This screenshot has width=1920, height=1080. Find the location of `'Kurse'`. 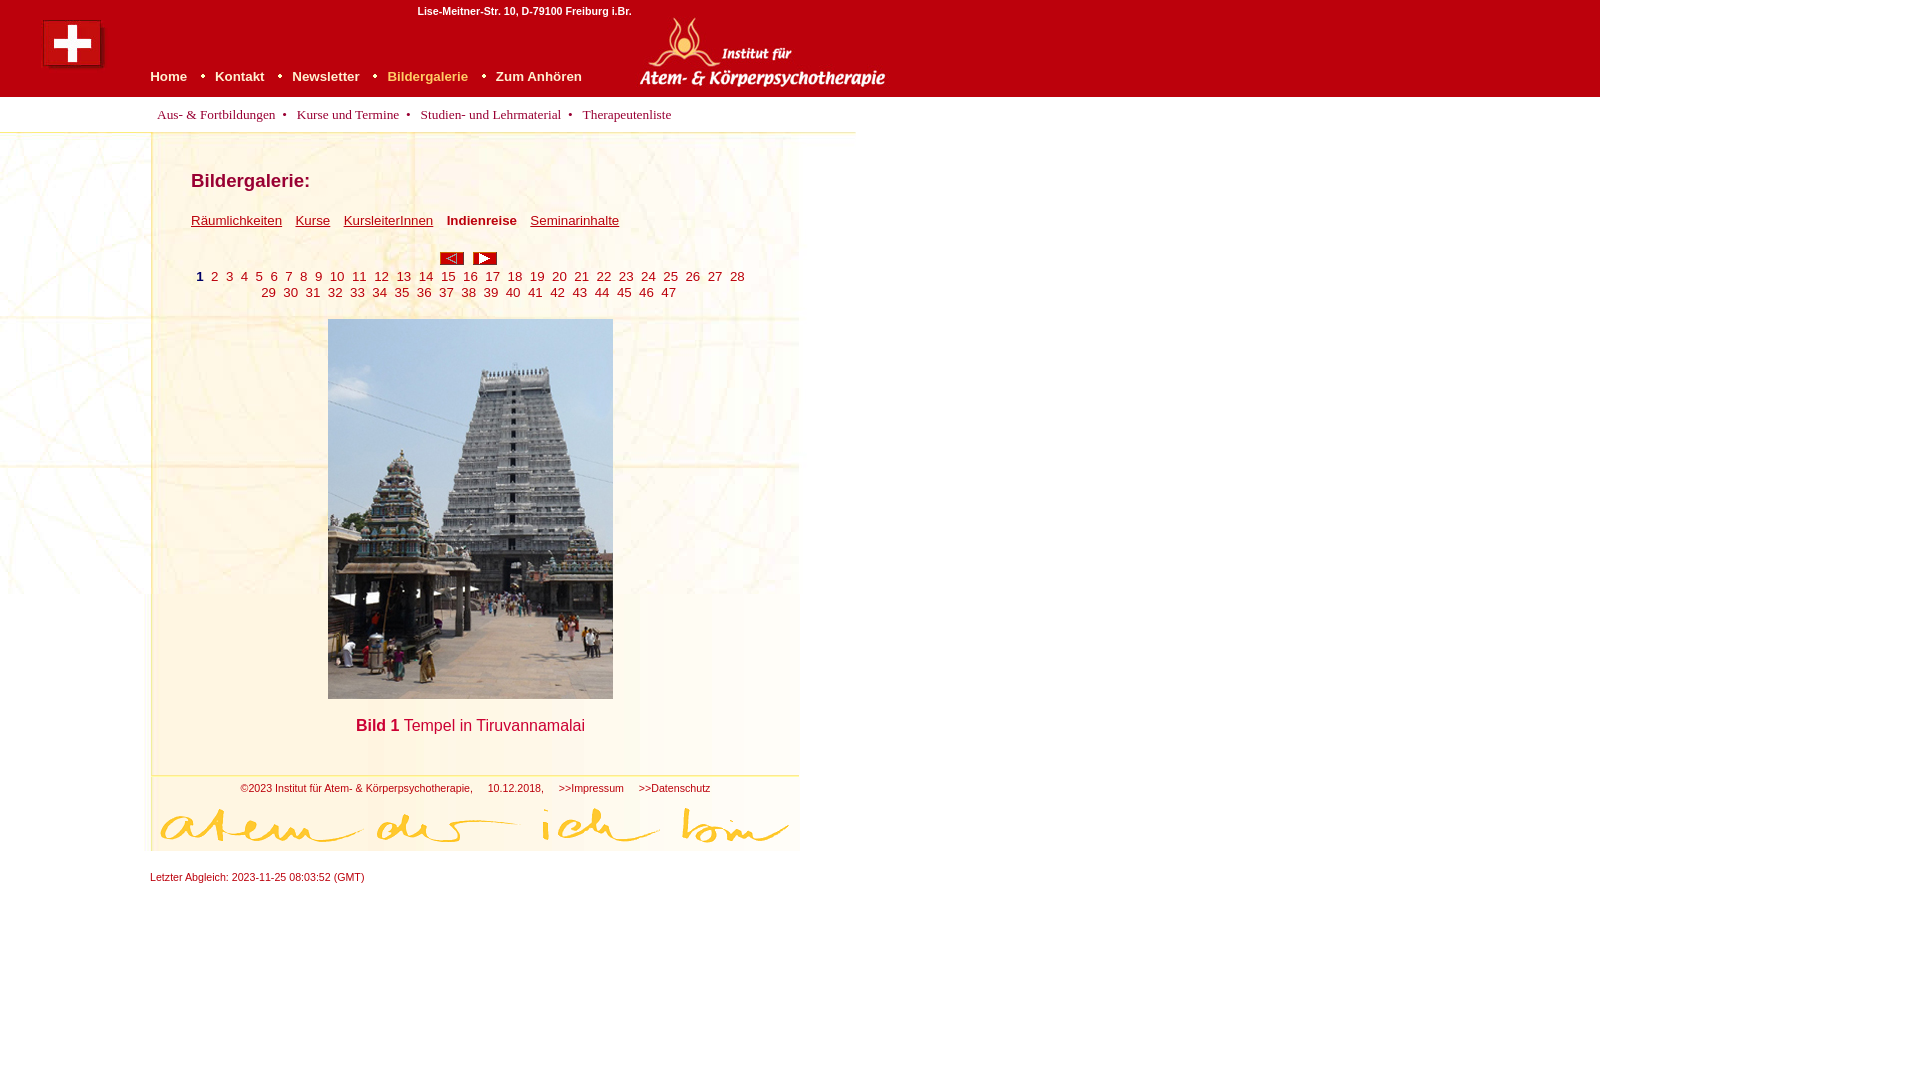

'Kurse' is located at coordinates (311, 220).